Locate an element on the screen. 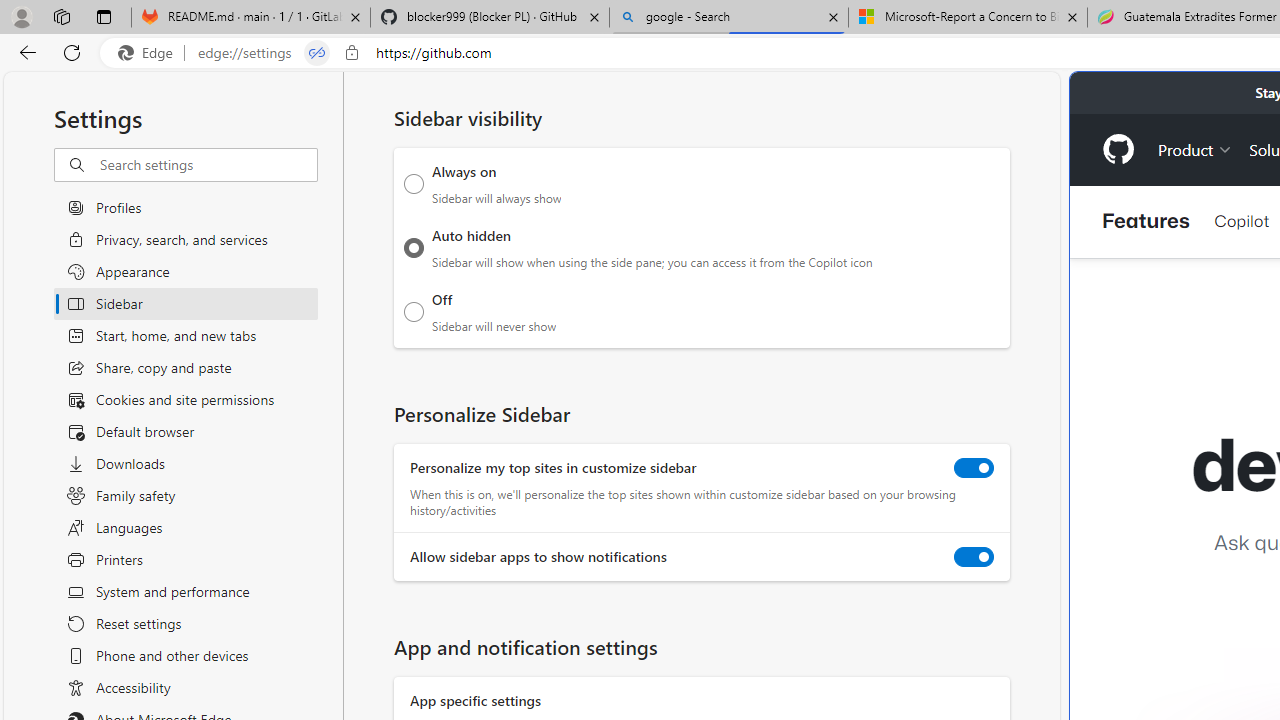 The image size is (1280, 720). 'Copilot' is located at coordinates (1240, 221).